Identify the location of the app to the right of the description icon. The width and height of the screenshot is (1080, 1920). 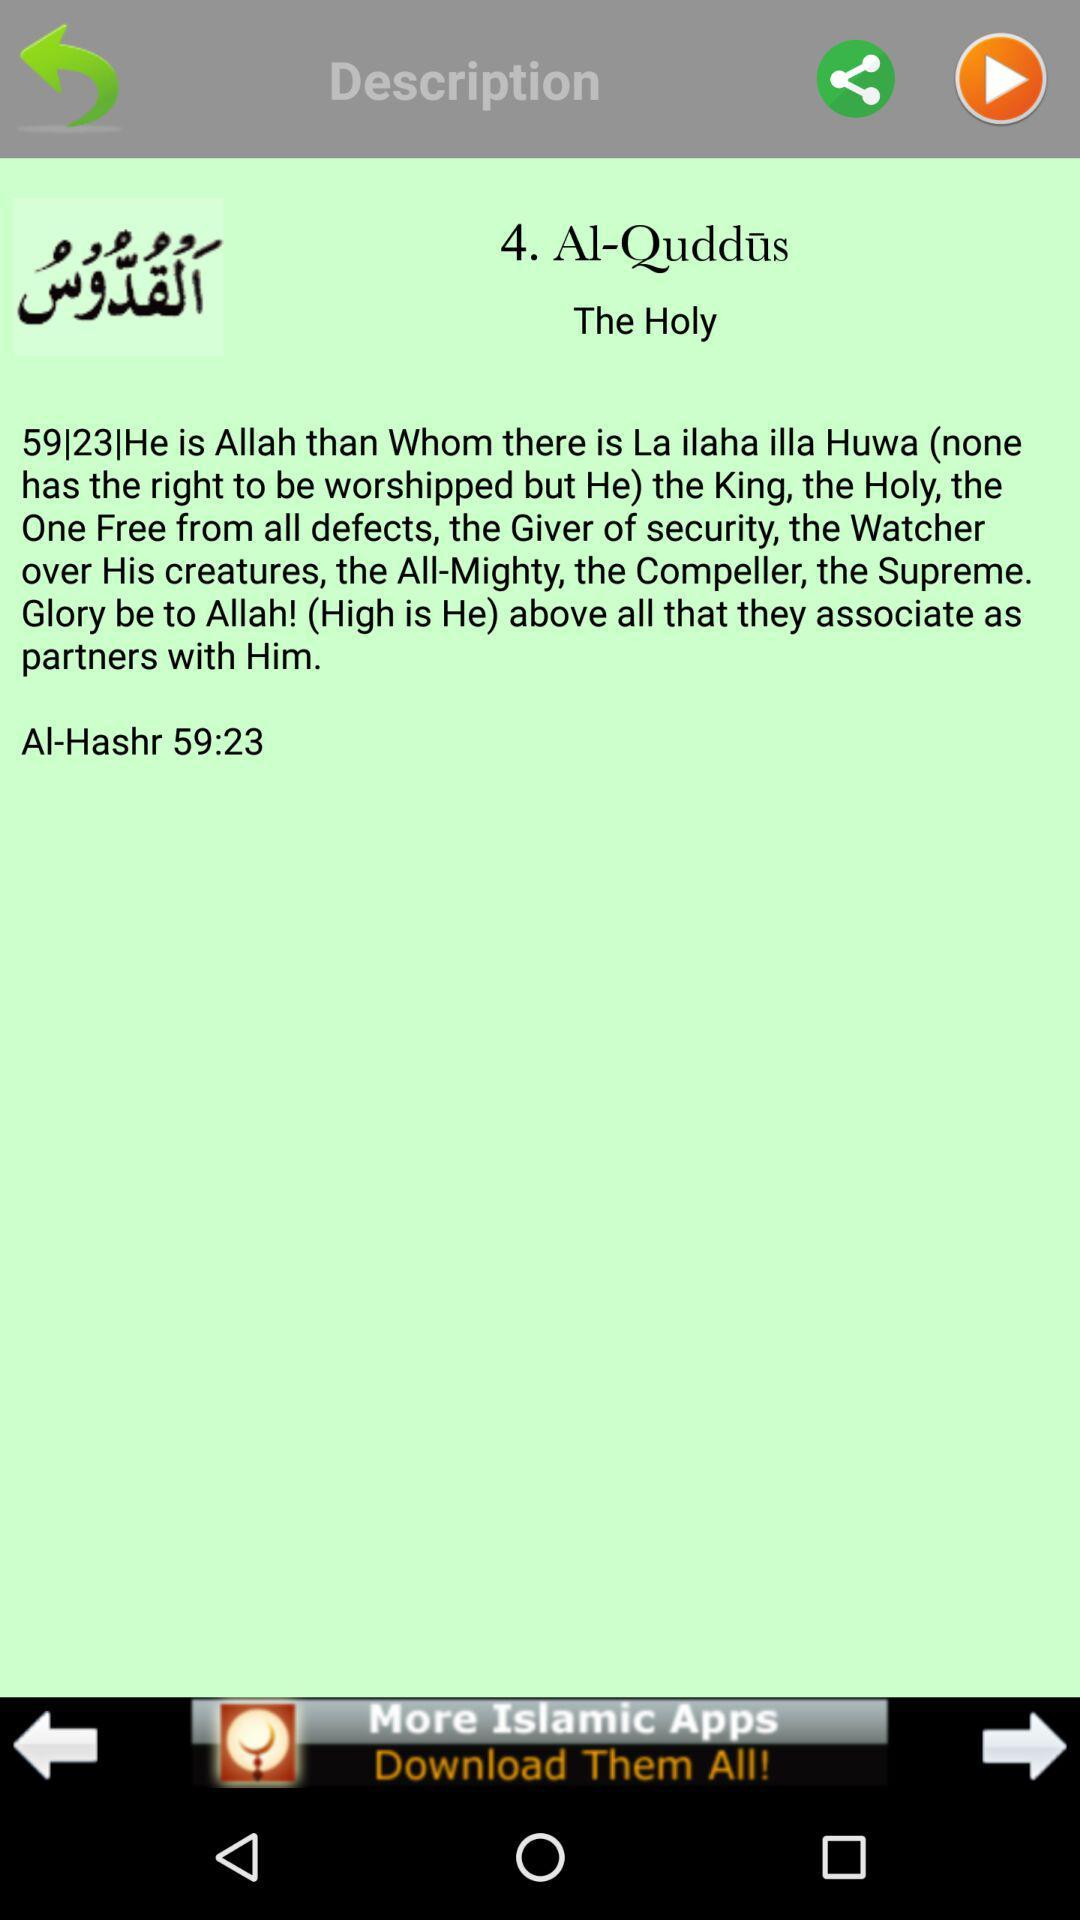
(855, 78).